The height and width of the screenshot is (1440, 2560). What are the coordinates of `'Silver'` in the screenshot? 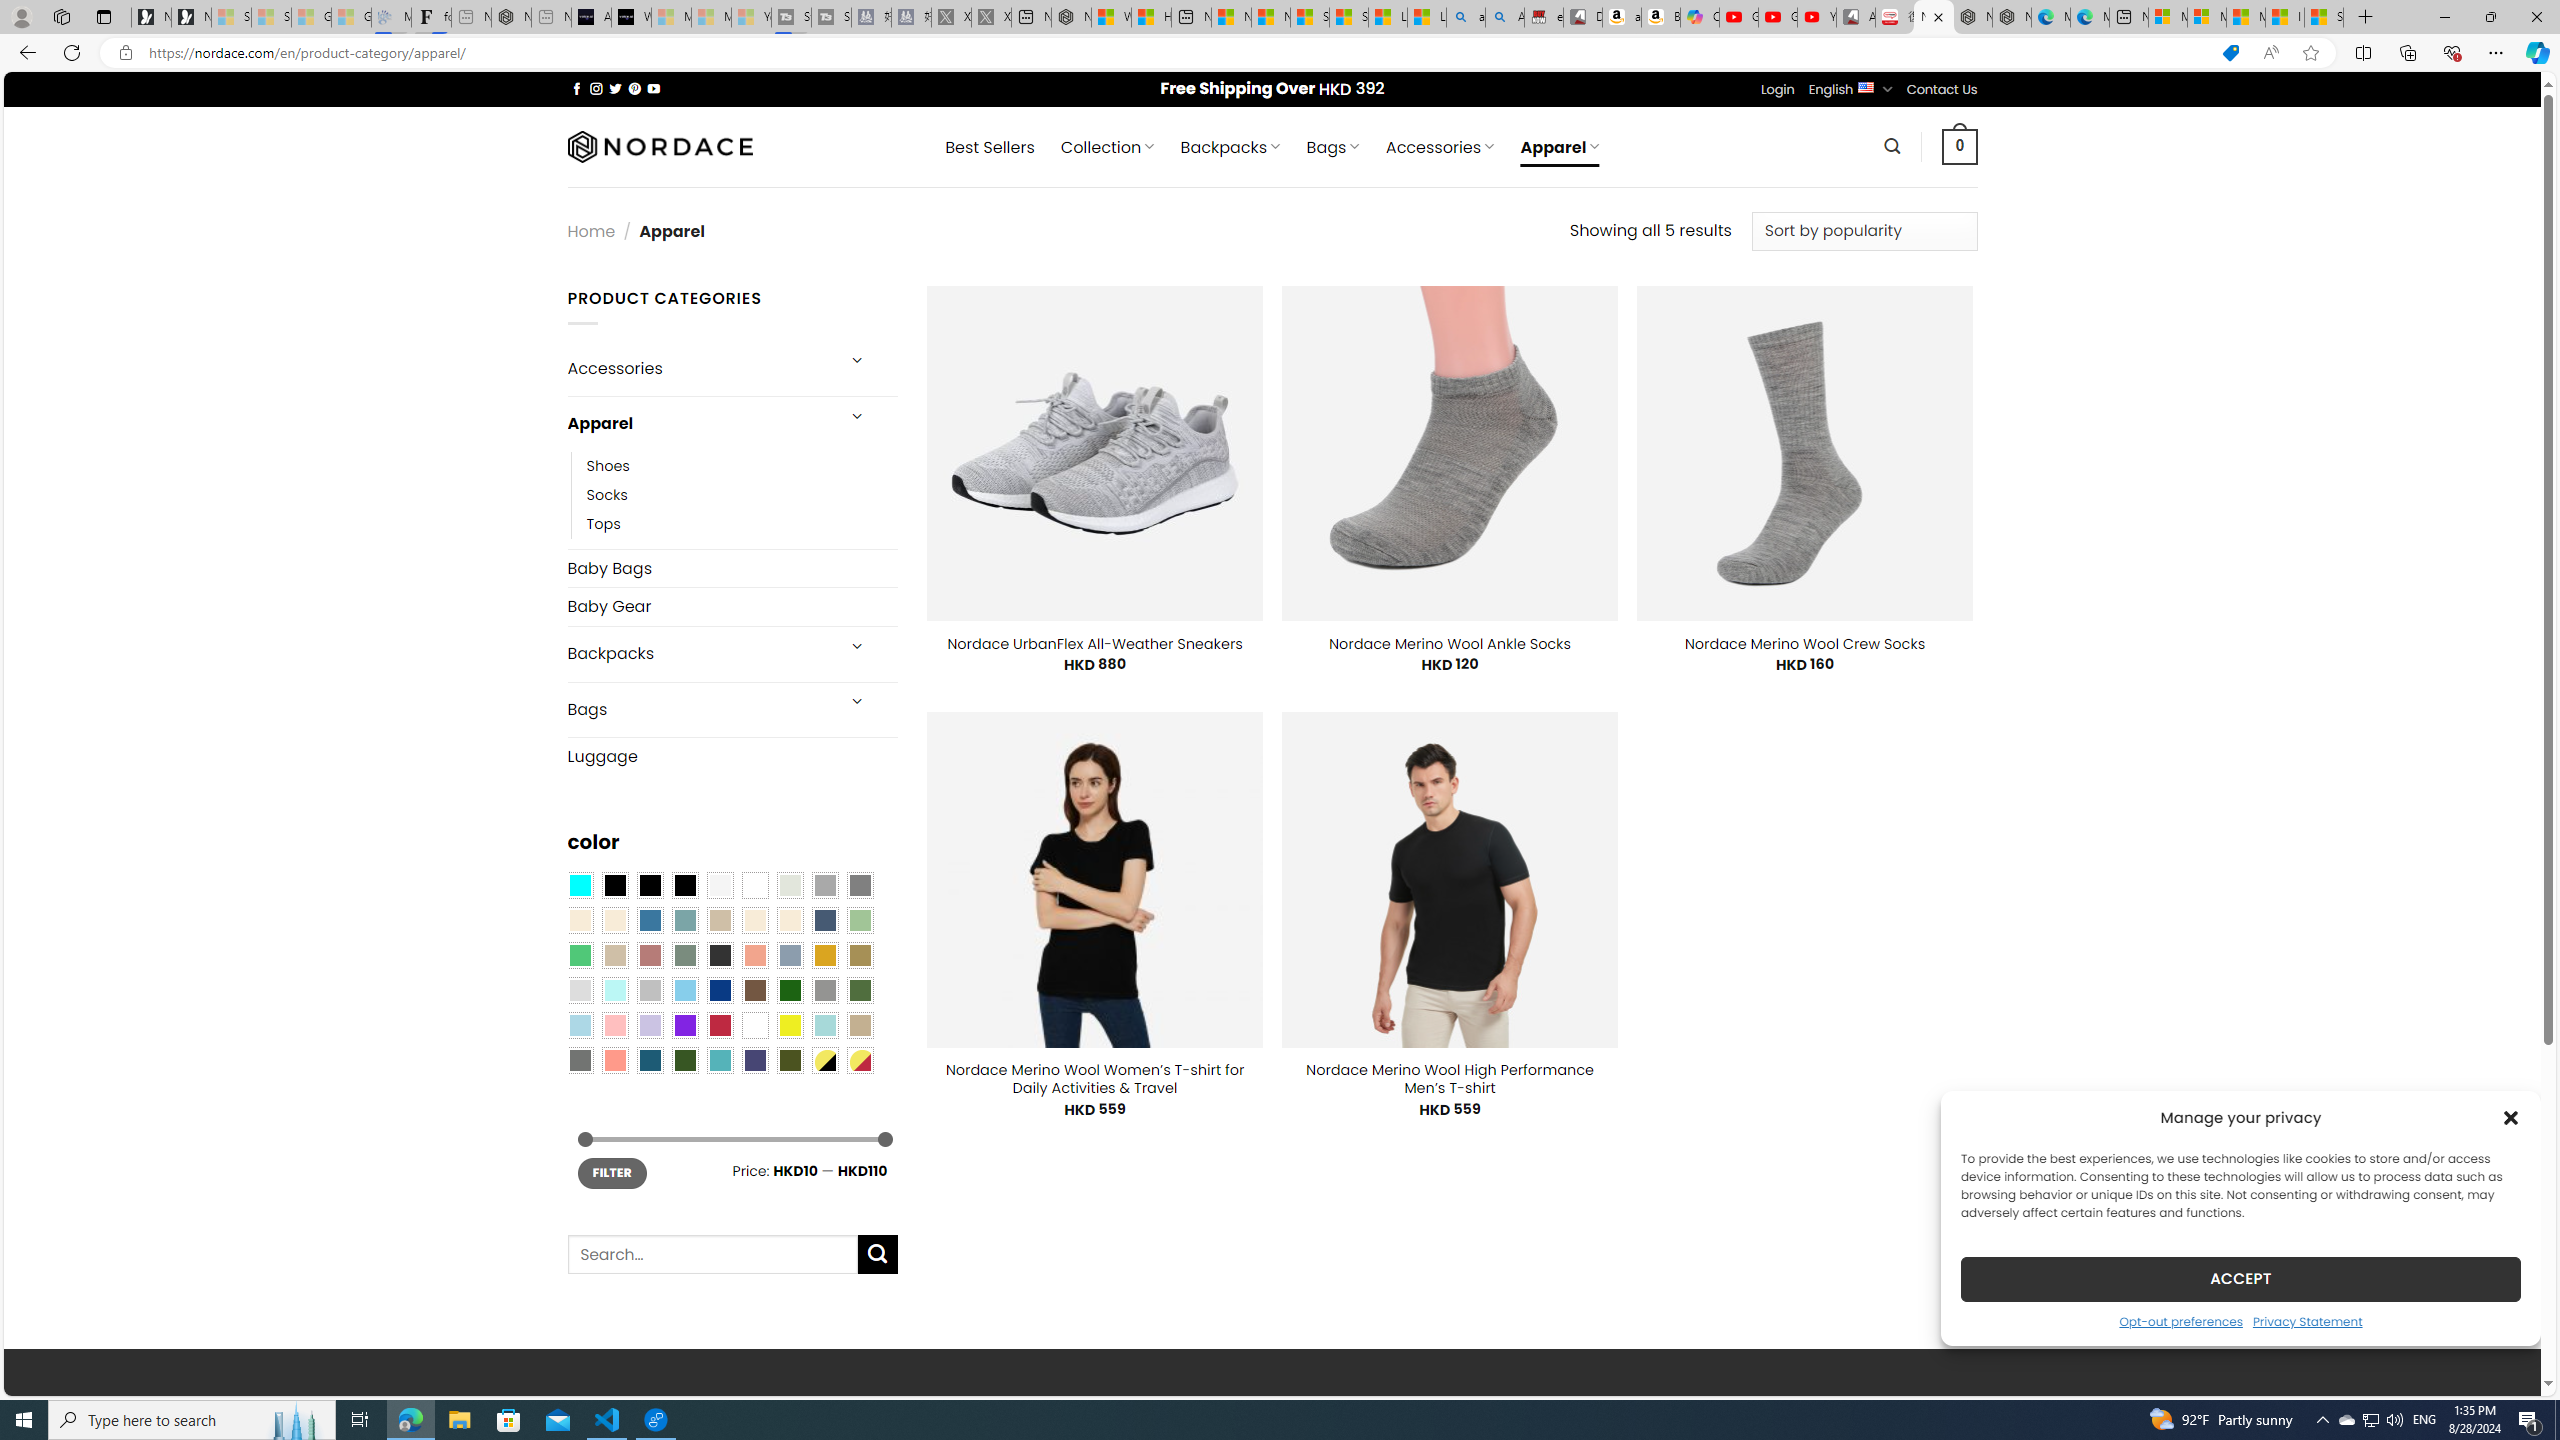 It's located at (649, 989).